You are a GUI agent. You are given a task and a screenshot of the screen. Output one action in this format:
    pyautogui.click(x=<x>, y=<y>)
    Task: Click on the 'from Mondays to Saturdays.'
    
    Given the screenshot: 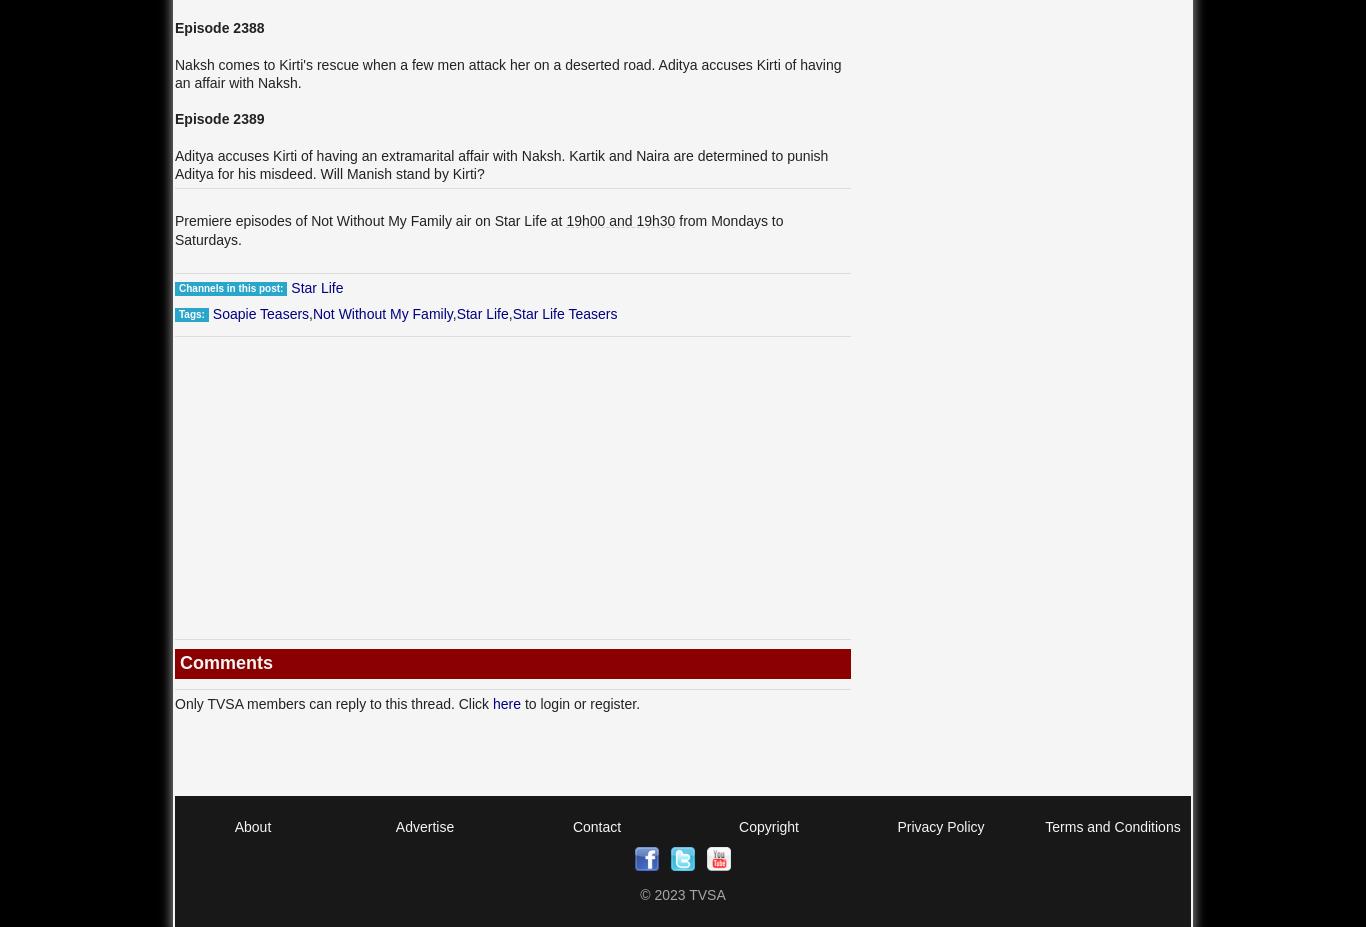 What is the action you would take?
    pyautogui.click(x=479, y=229)
    